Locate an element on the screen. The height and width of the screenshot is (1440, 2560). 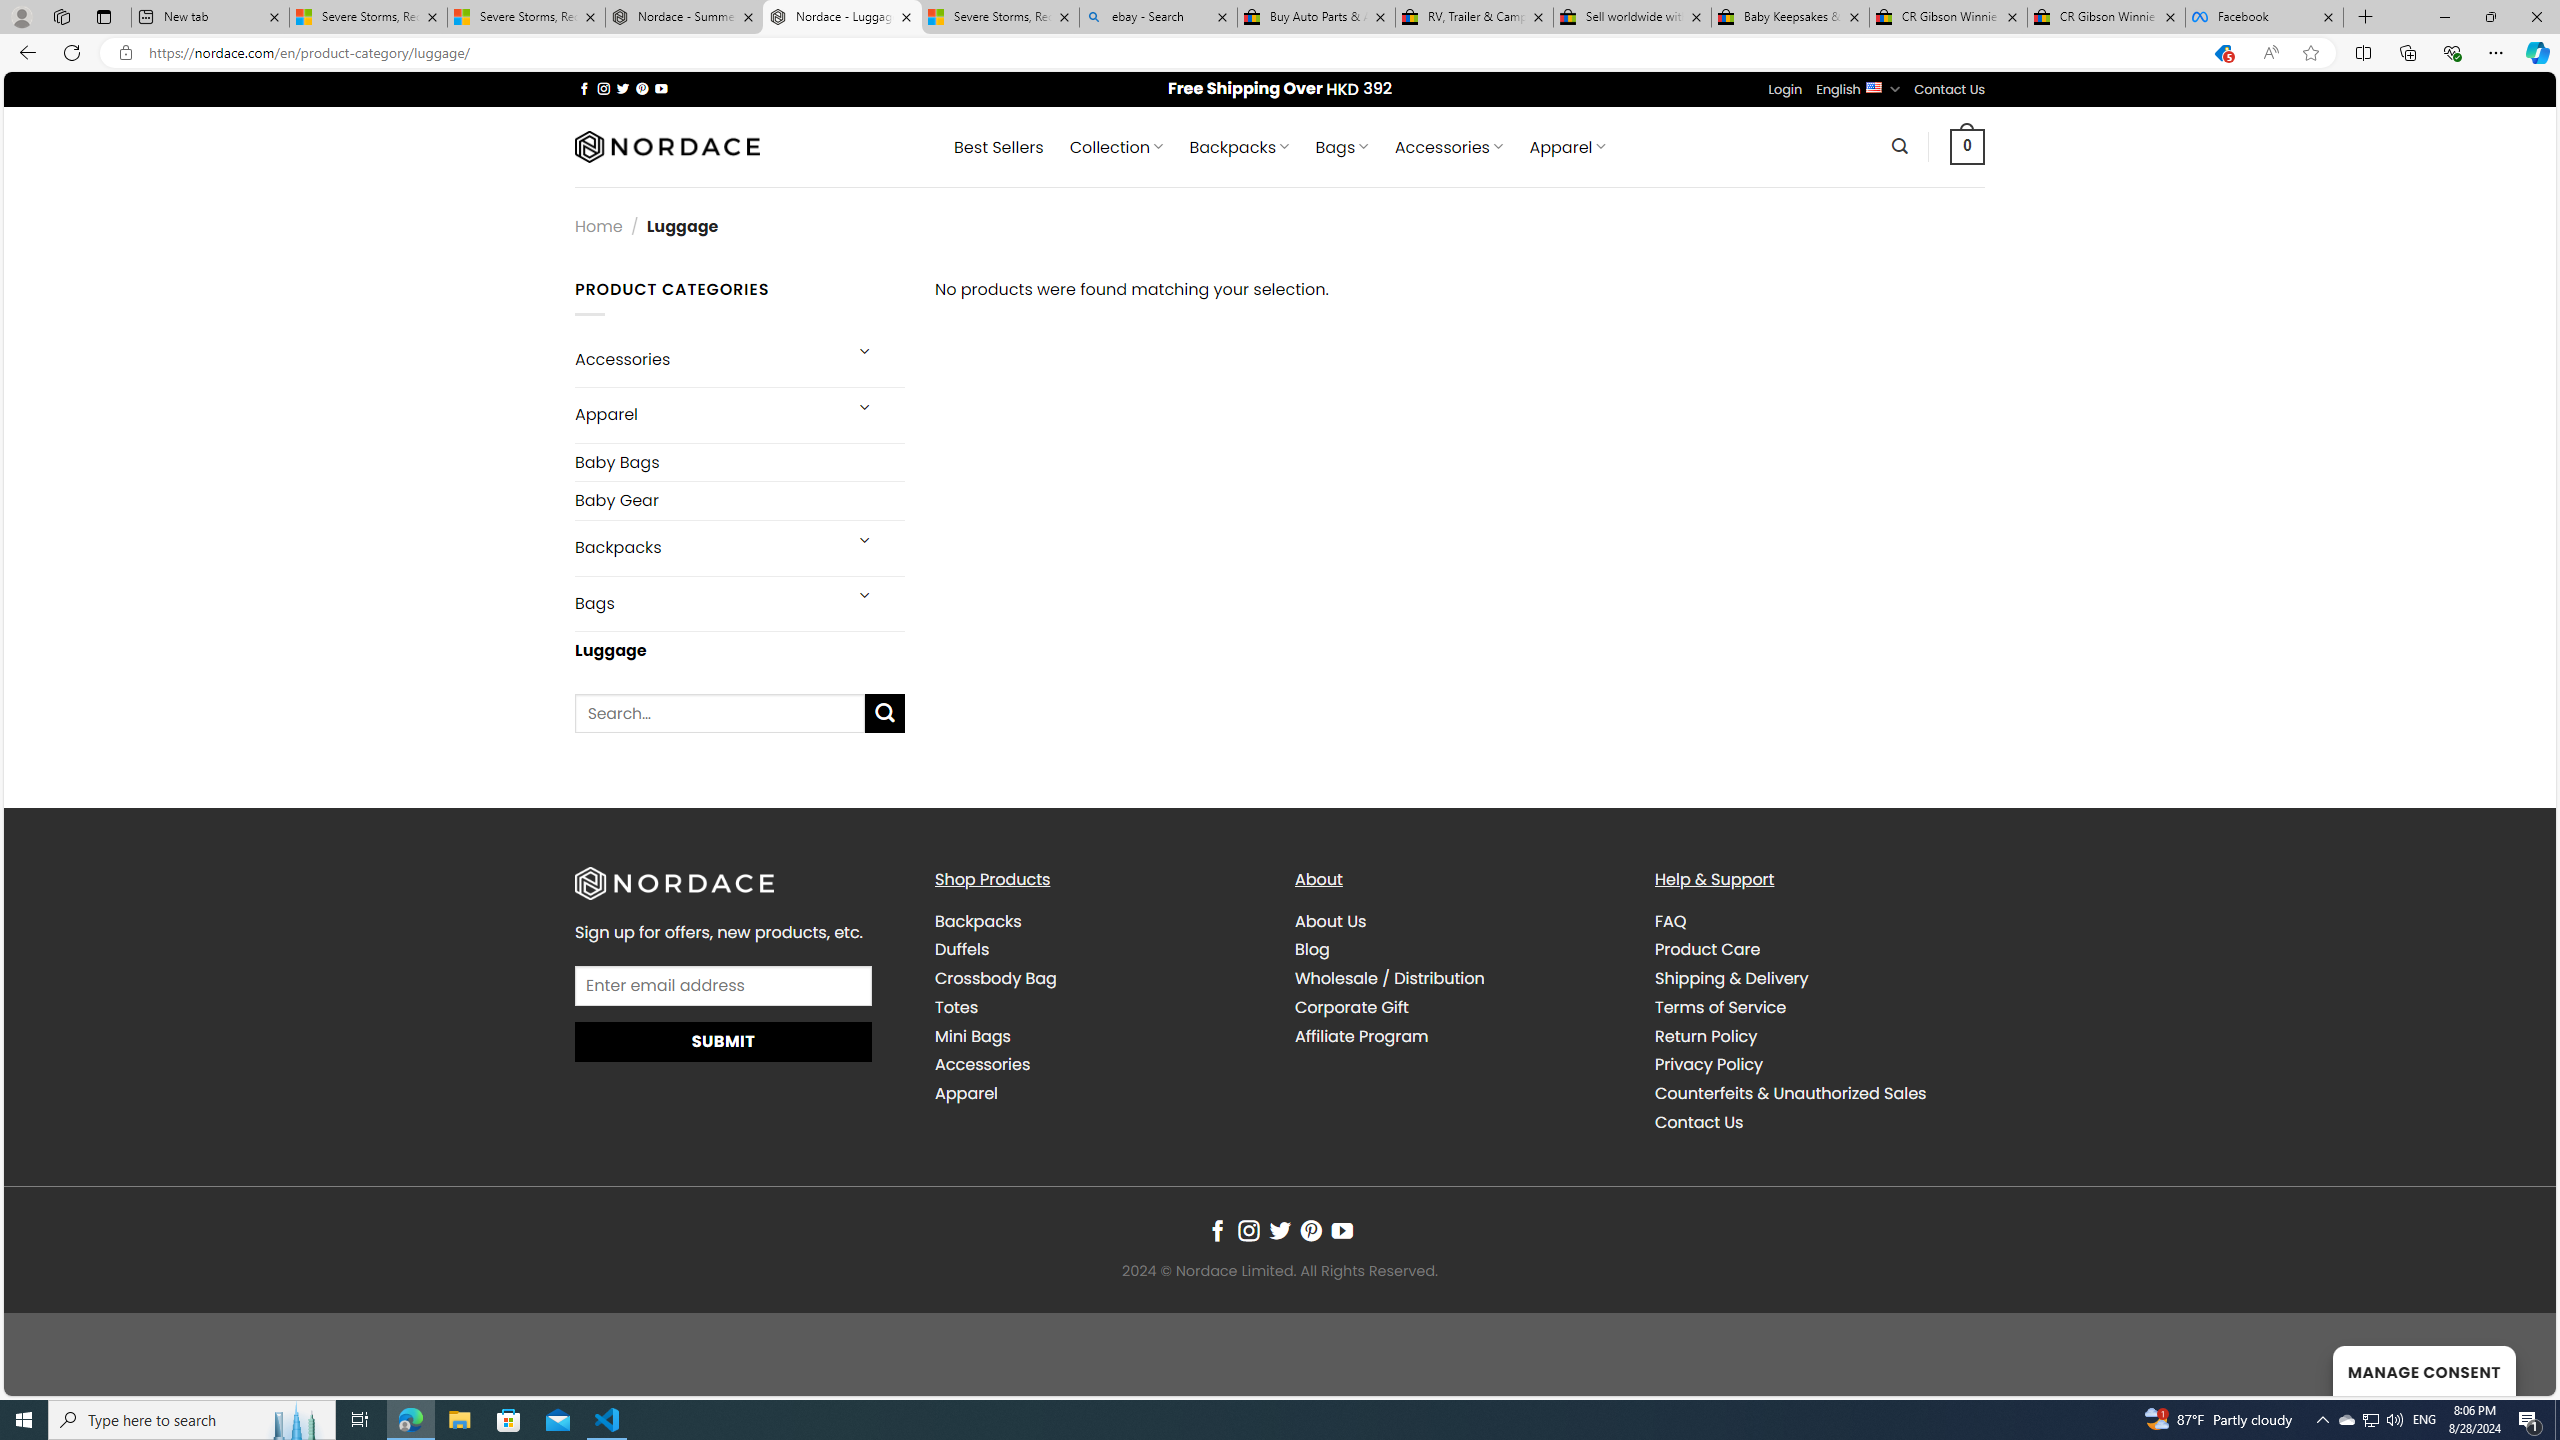
'Follow on Pinterest' is located at coordinates (1309, 1232).